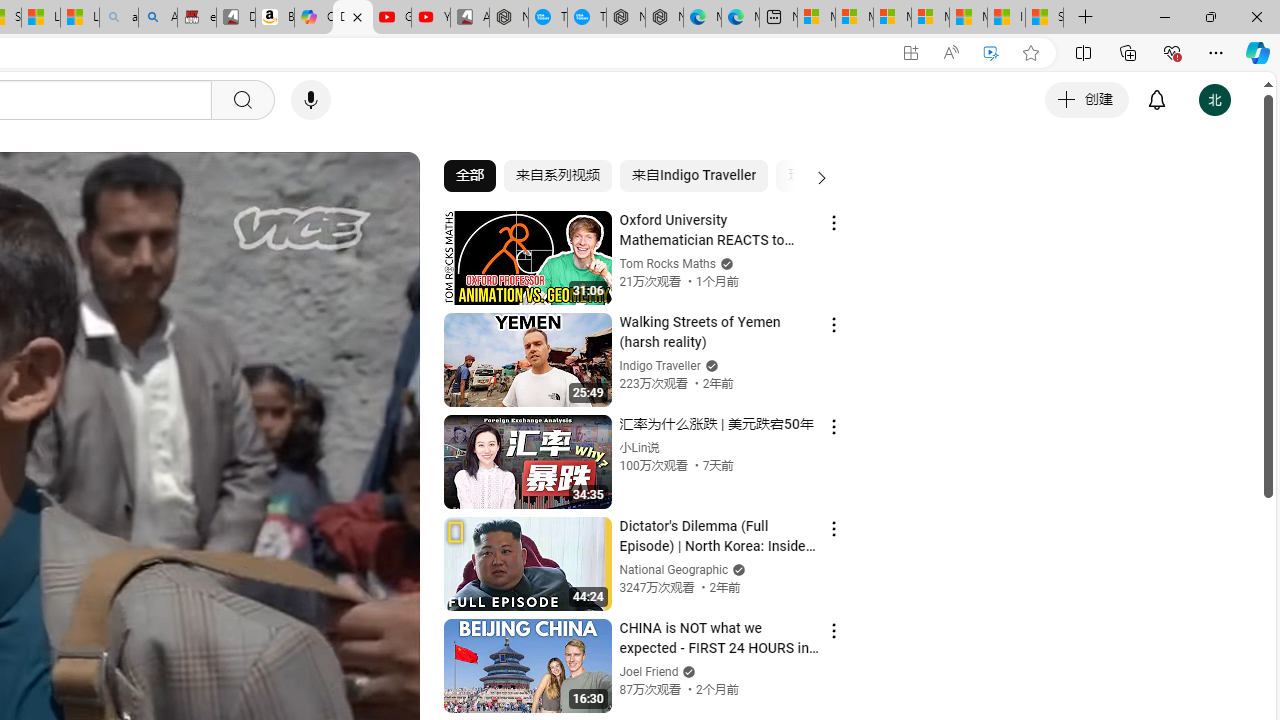 The width and height of the screenshot is (1280, 720). What do you see at coordinates (353, 17) in the screenshot?
I see `'Day 1: Arriving in Yemen (surreal to be here) - YouTube'` at bounding box center [353, 17].